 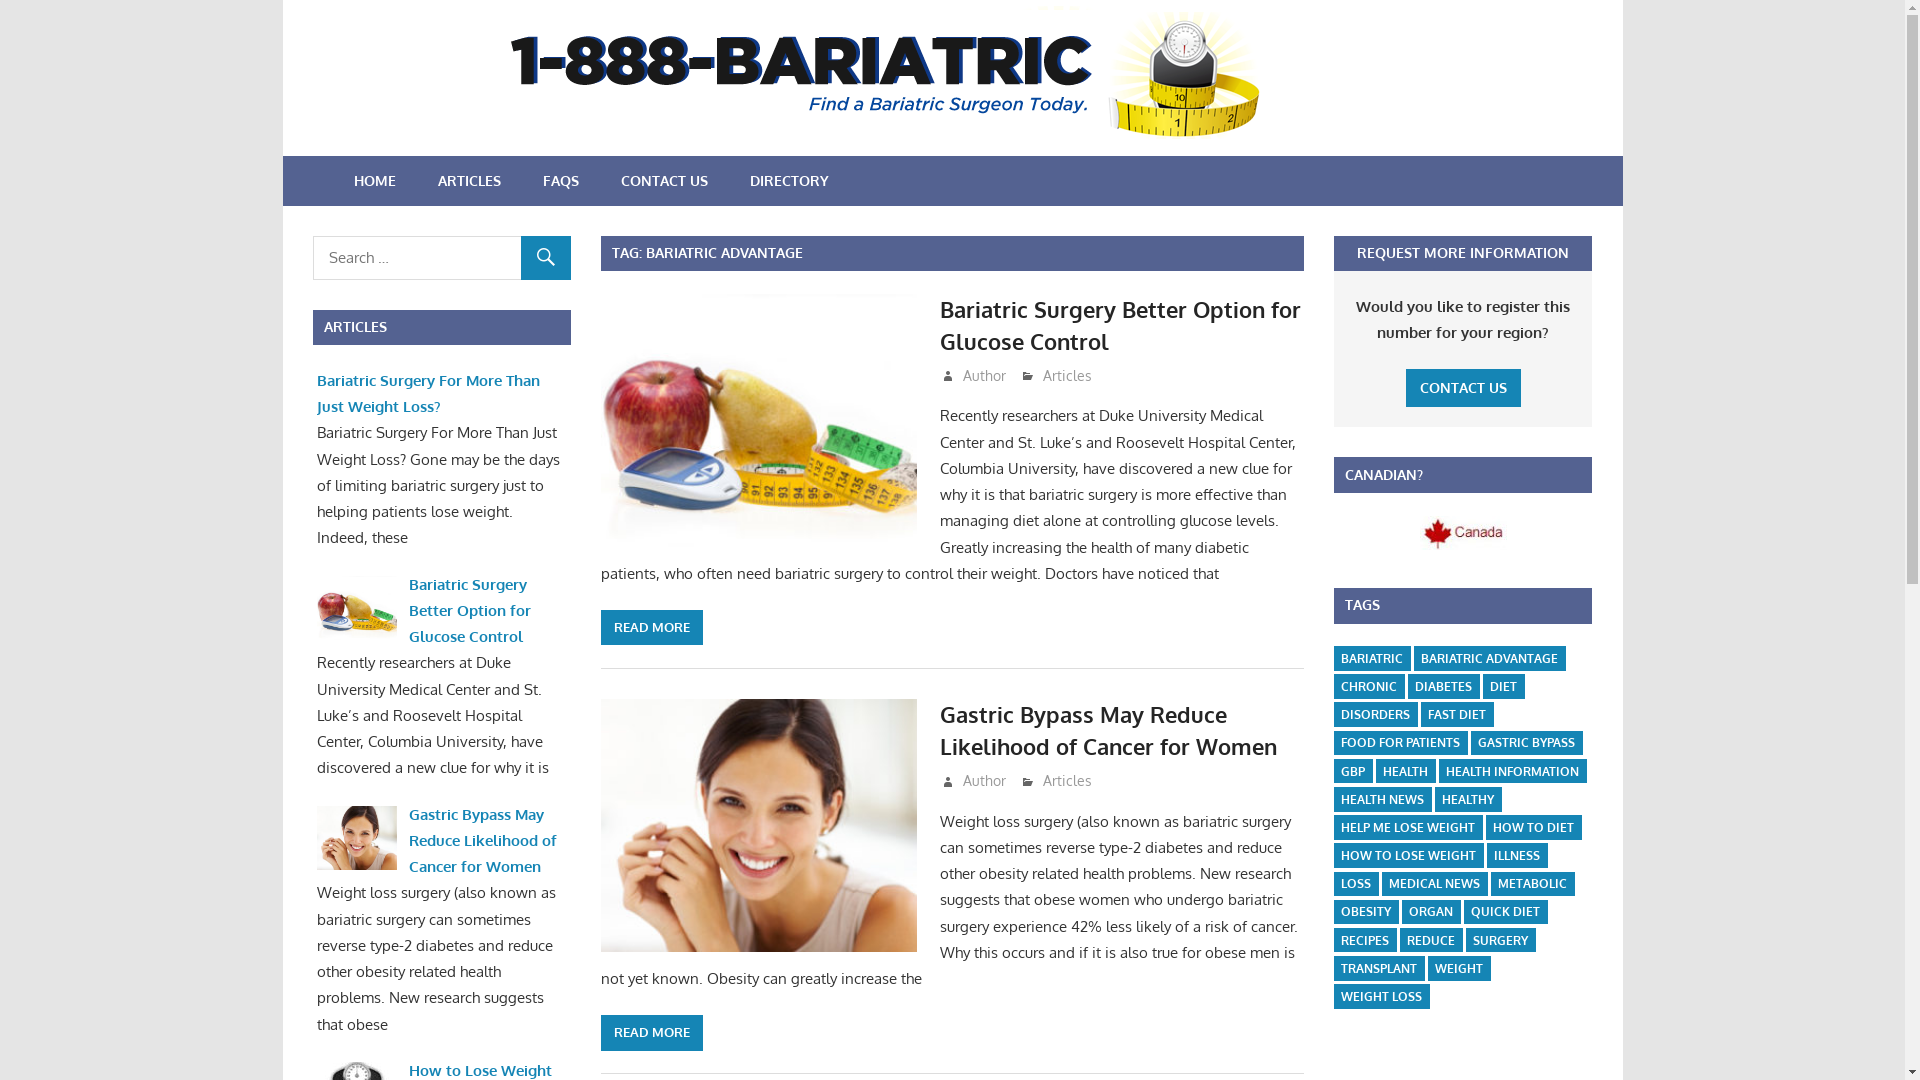 I want to click on 'FOOD FOR PATIENTS', so click(x=1399, y=743).